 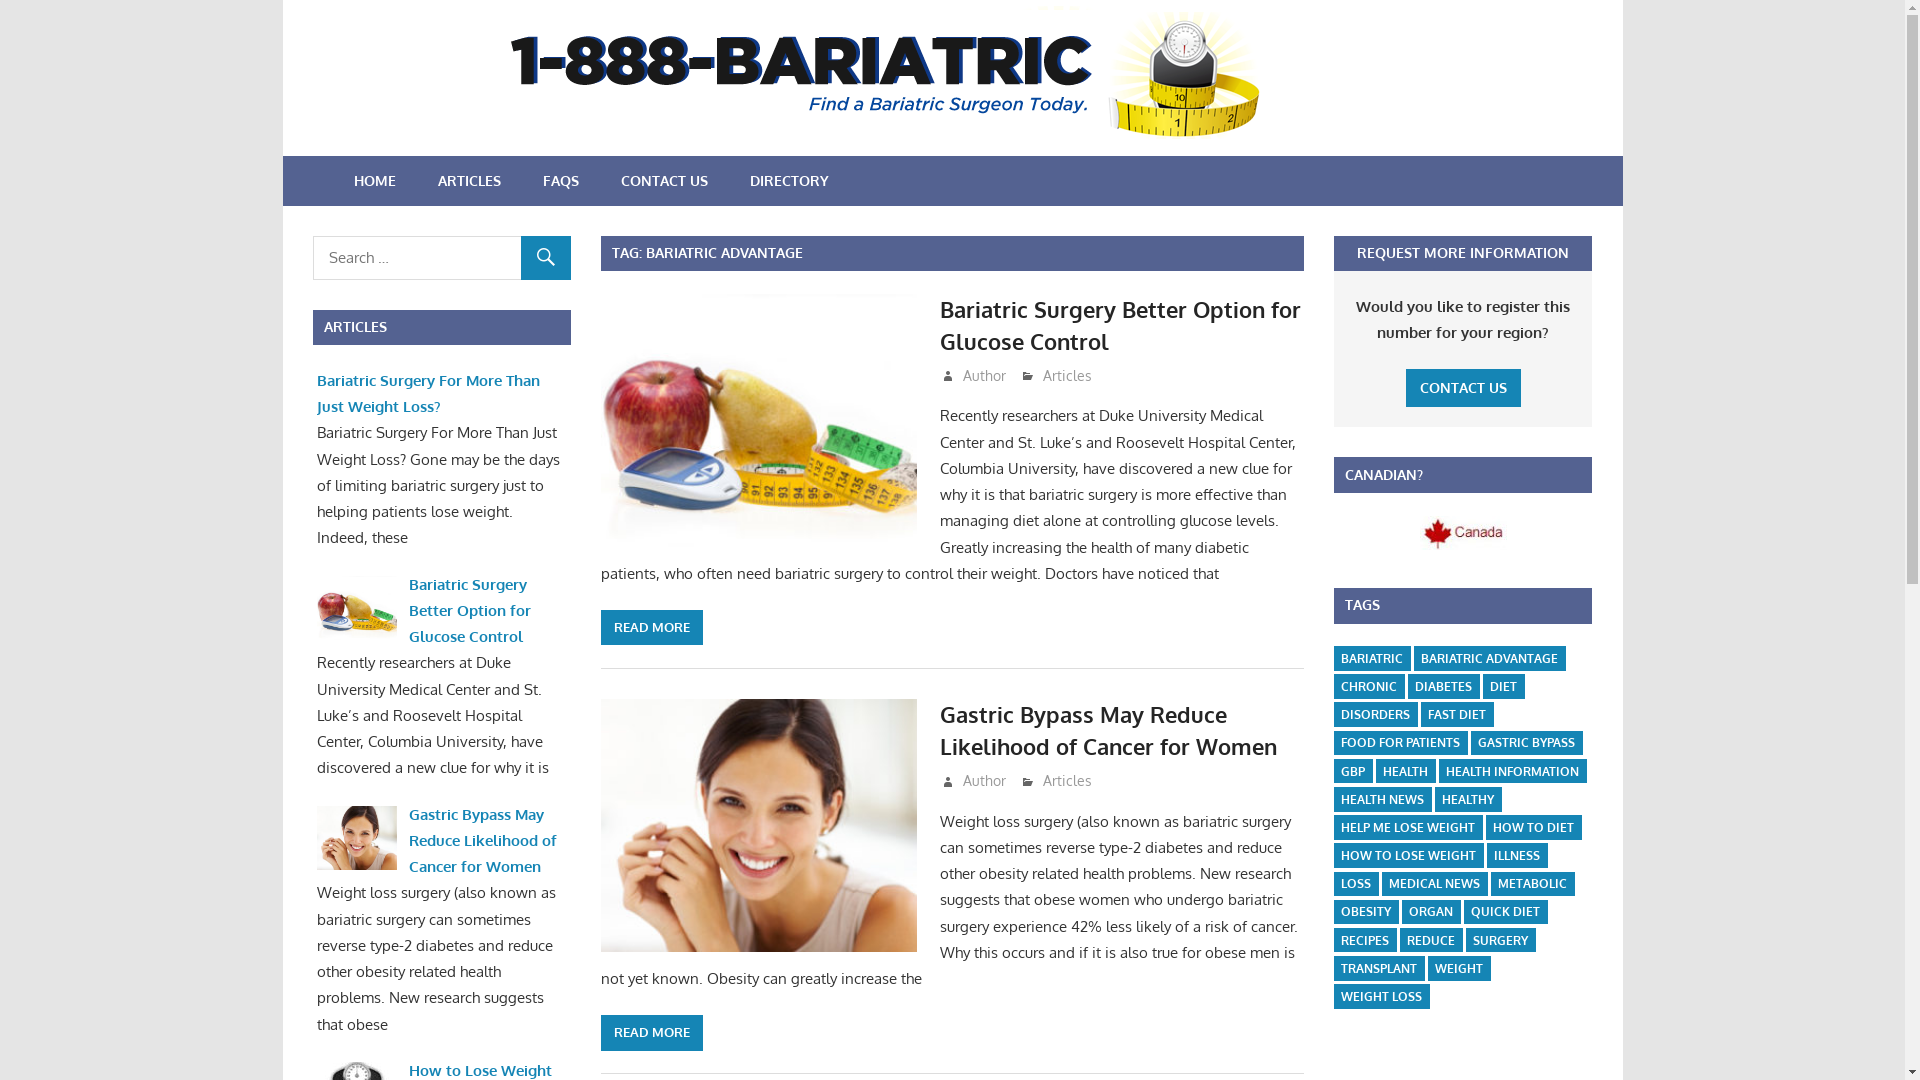 I want to click on 'FOOD FOR PATIENTS', so click(x=1399, y=743).